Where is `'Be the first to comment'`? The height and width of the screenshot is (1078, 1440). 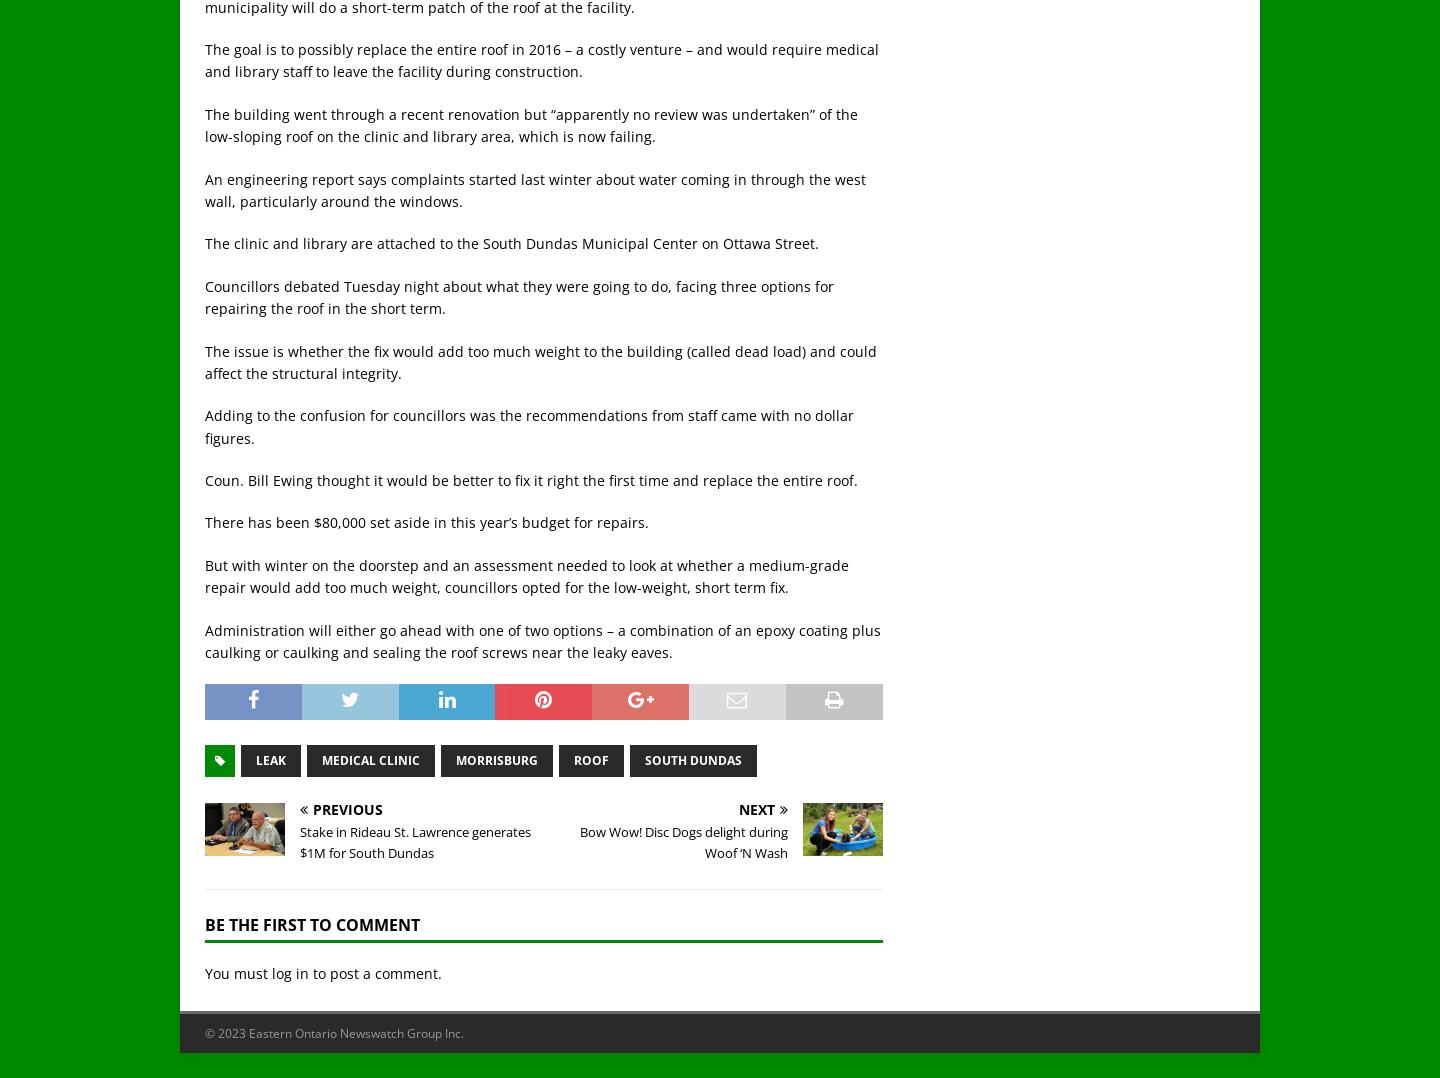 'Be the first to comment' is located at coordinates (312, 923).